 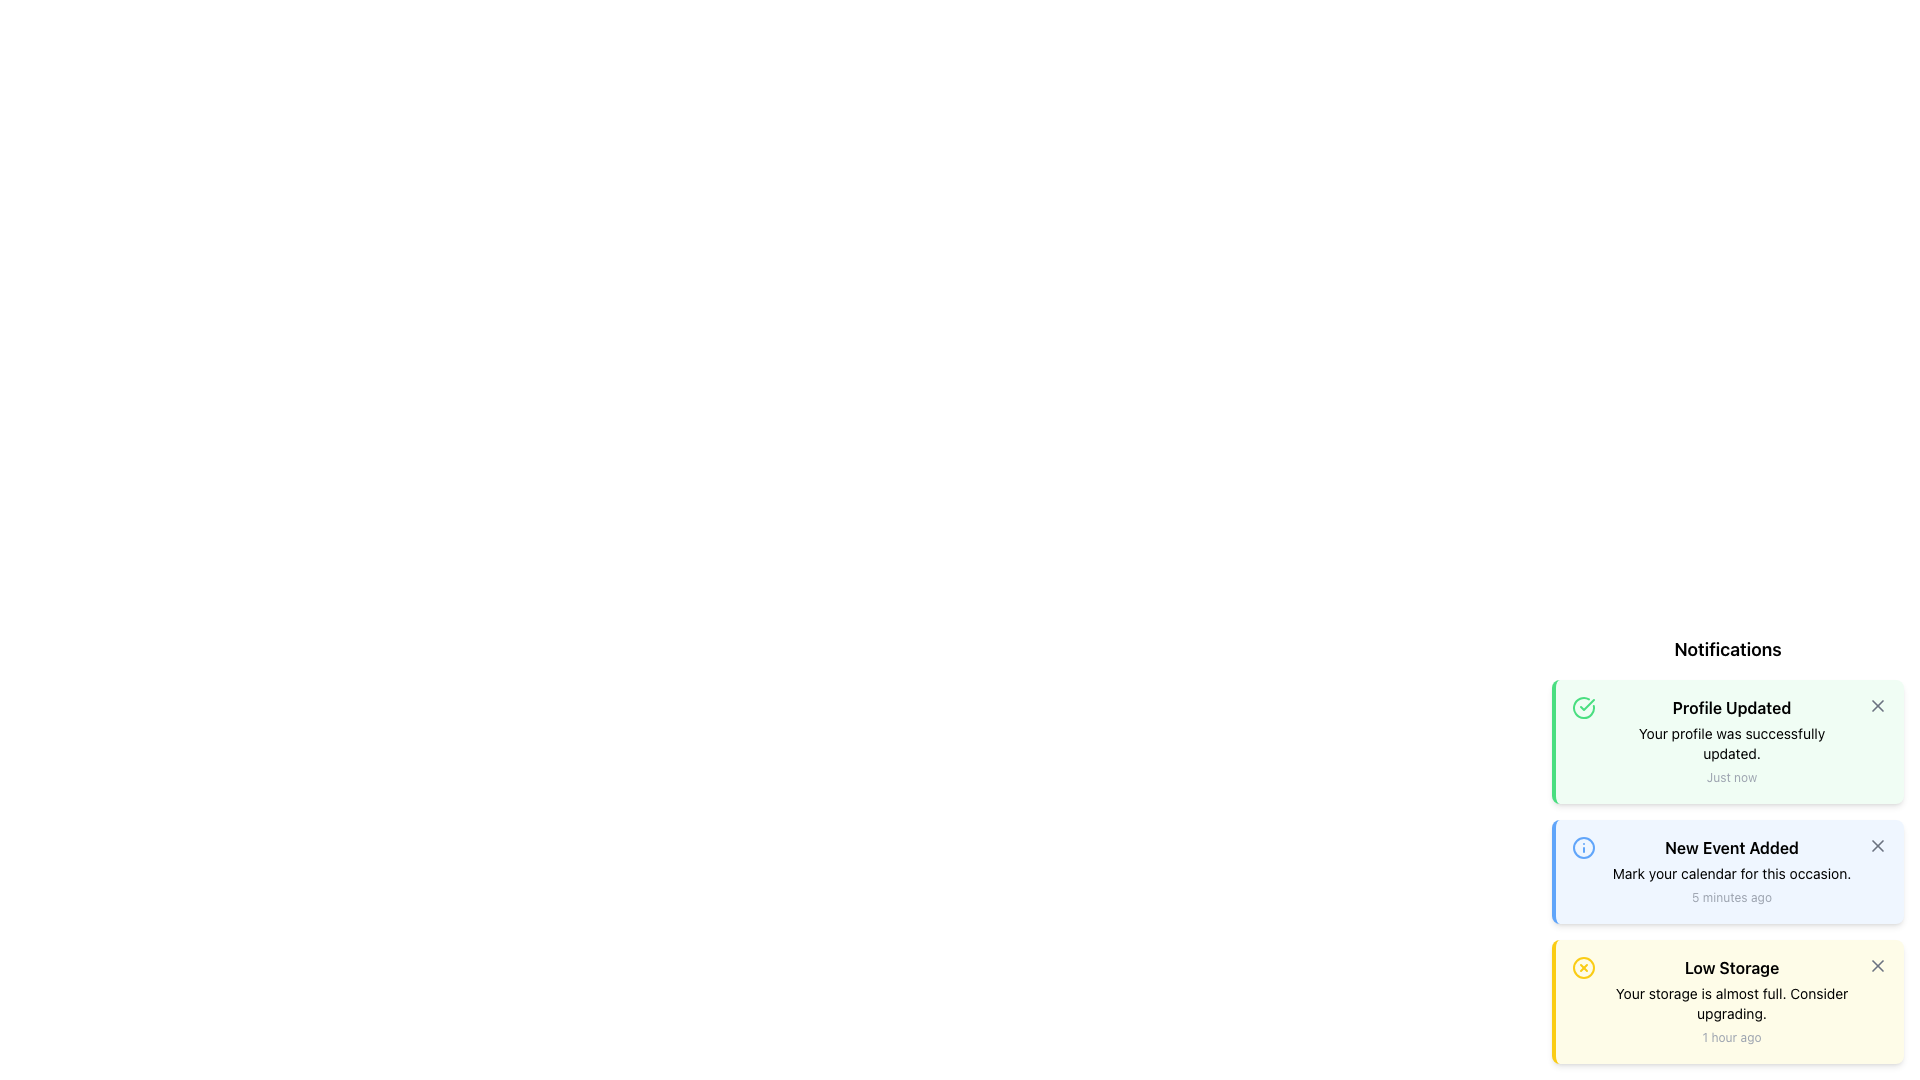 I want to click on the dismiss button located in the top-right corner of the 'New Event Added' notification card, so click(x=1876, y=845).